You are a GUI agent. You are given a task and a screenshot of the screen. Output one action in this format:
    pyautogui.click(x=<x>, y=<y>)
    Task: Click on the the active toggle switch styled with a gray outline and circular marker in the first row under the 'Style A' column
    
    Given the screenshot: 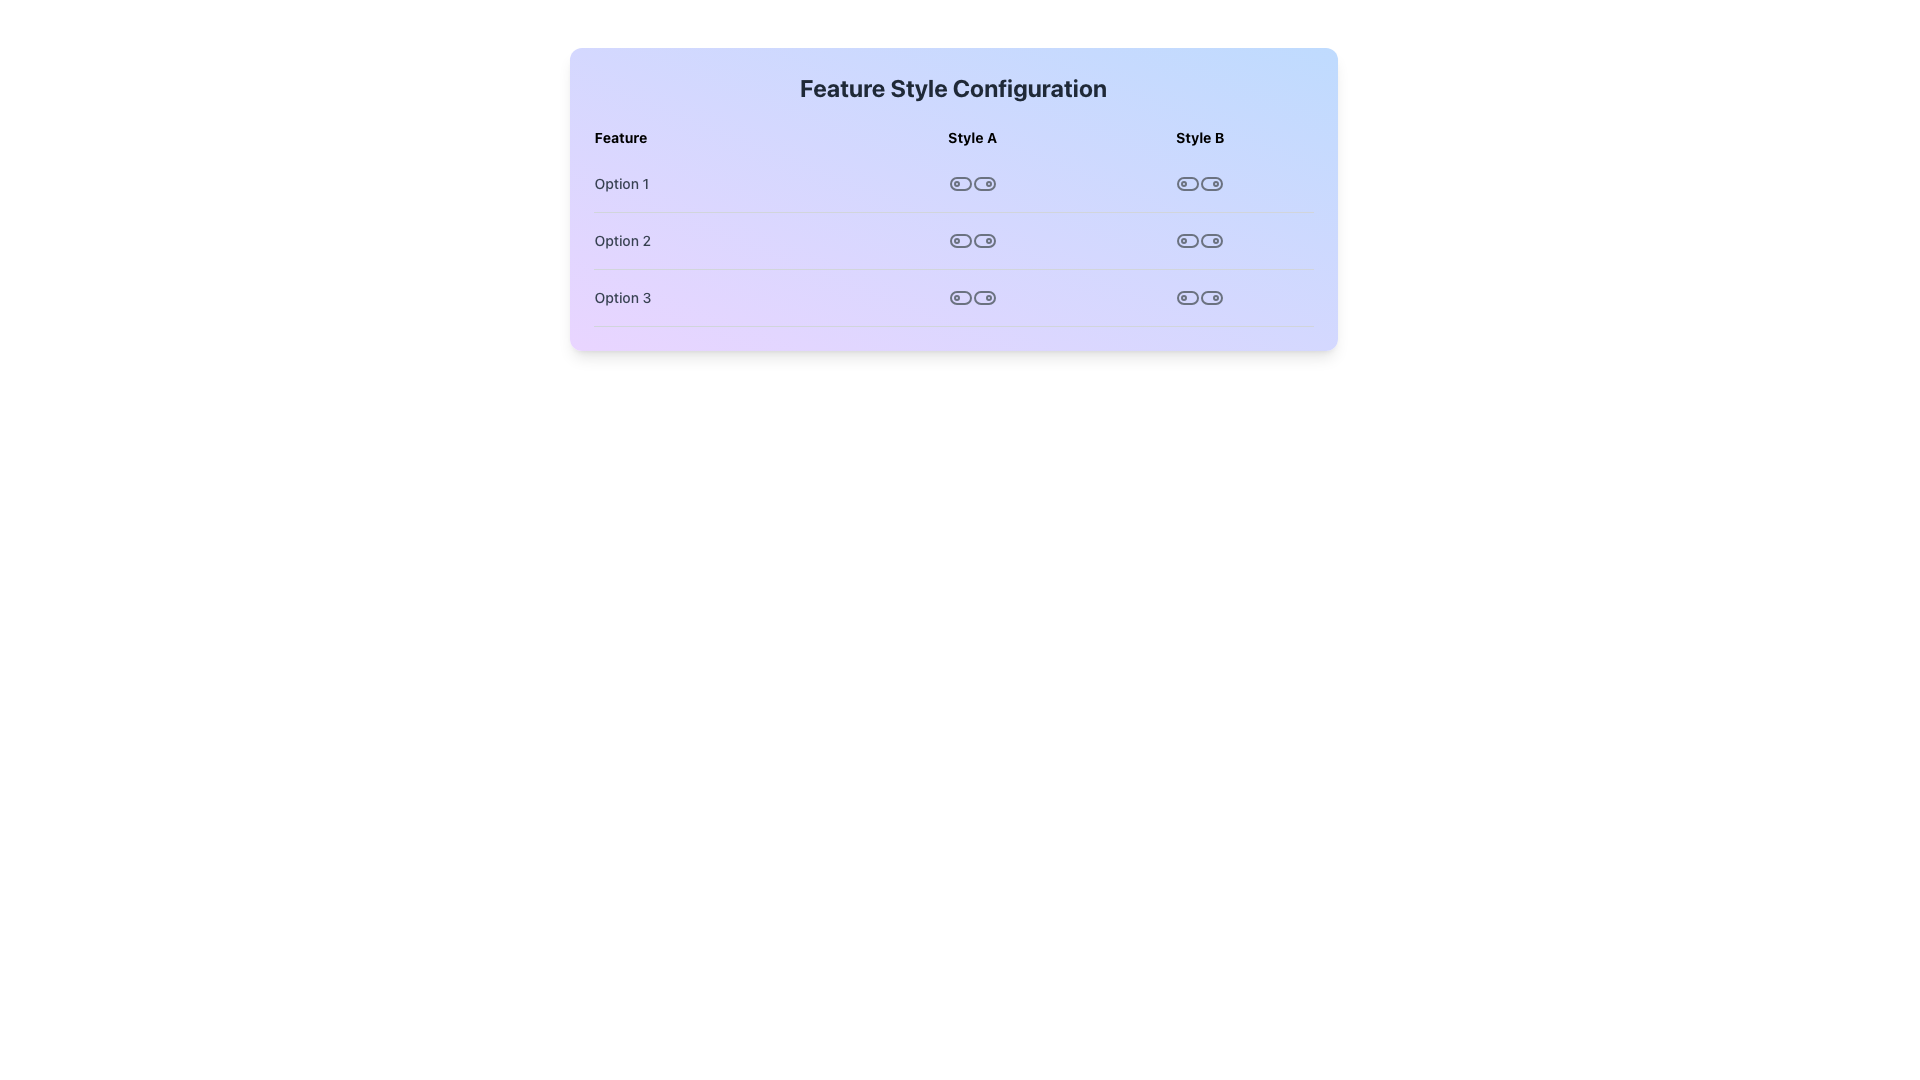 What is the action you would take?
    pyautogui.click(x=984, y=184)
    